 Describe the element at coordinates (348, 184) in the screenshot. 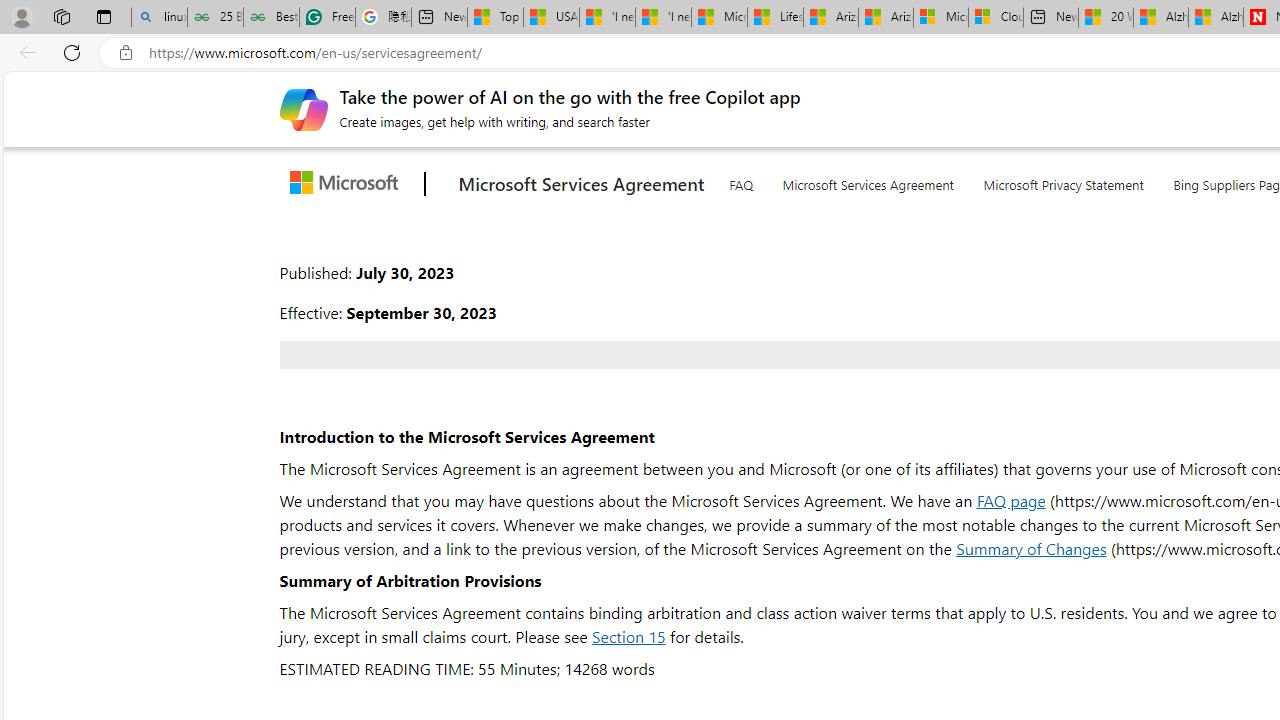

I see `'Microsoft'` at that location.